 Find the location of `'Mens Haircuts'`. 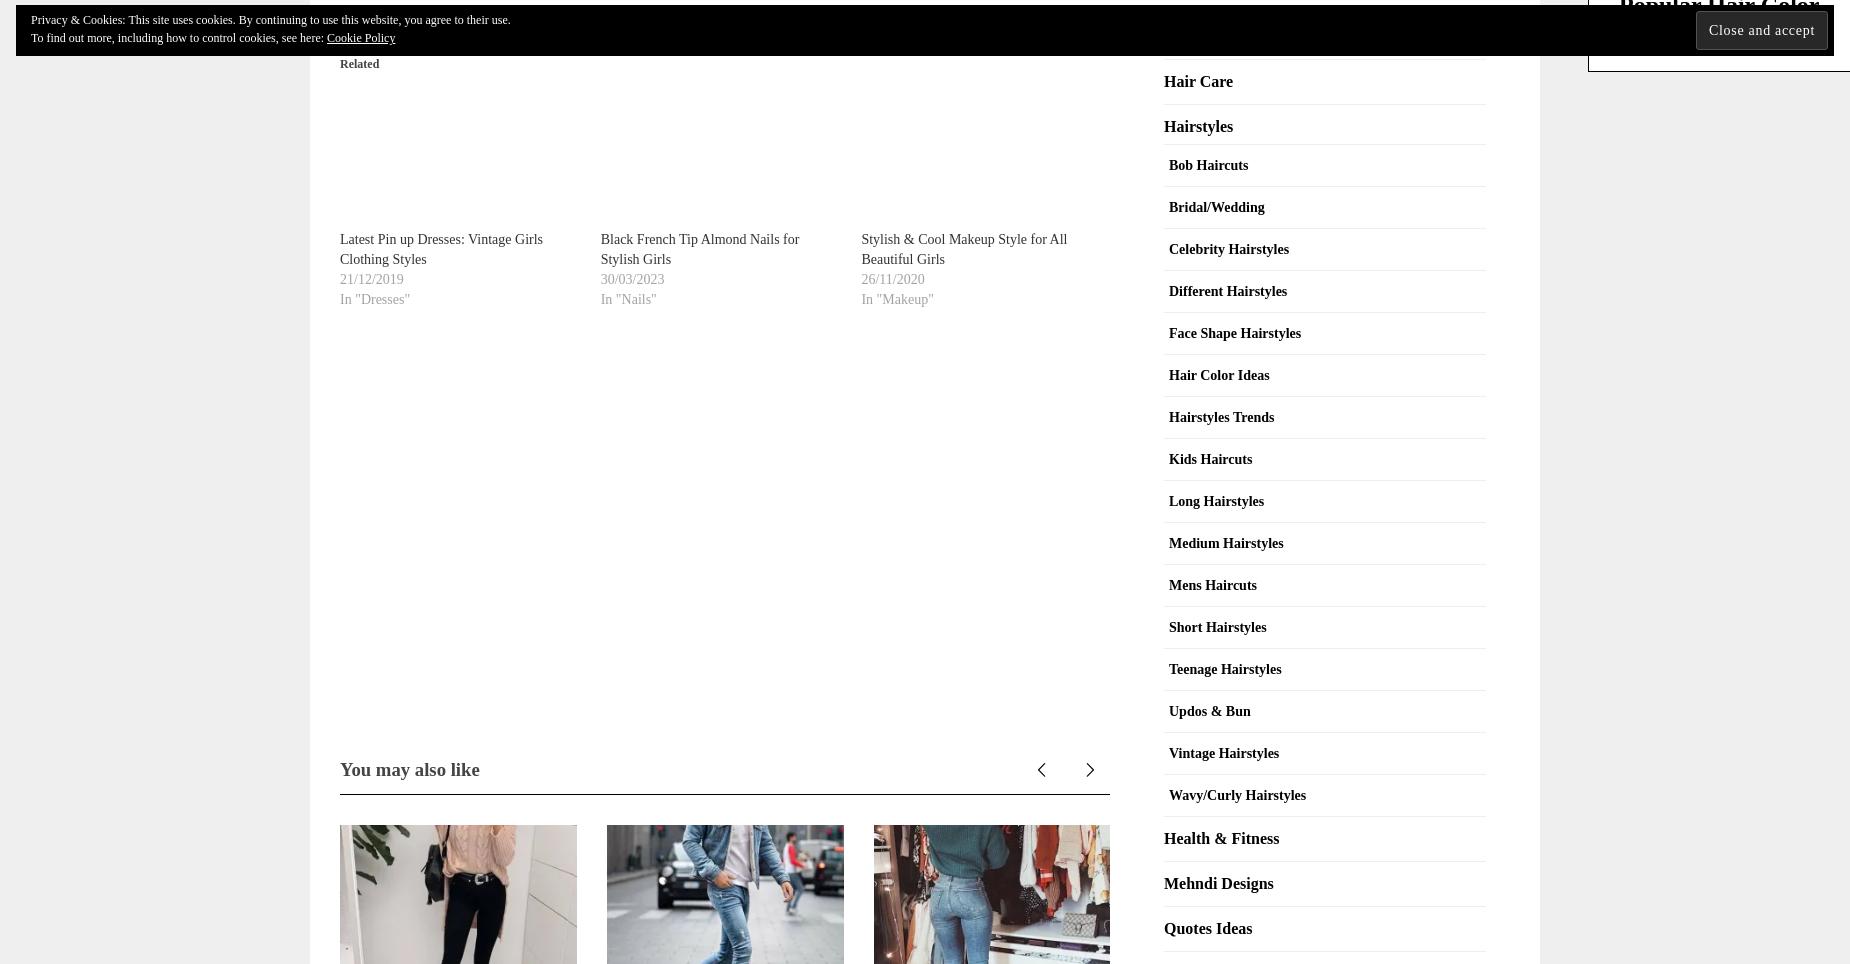

'Mens Haircuts' is located at coordinates (1212, 583).